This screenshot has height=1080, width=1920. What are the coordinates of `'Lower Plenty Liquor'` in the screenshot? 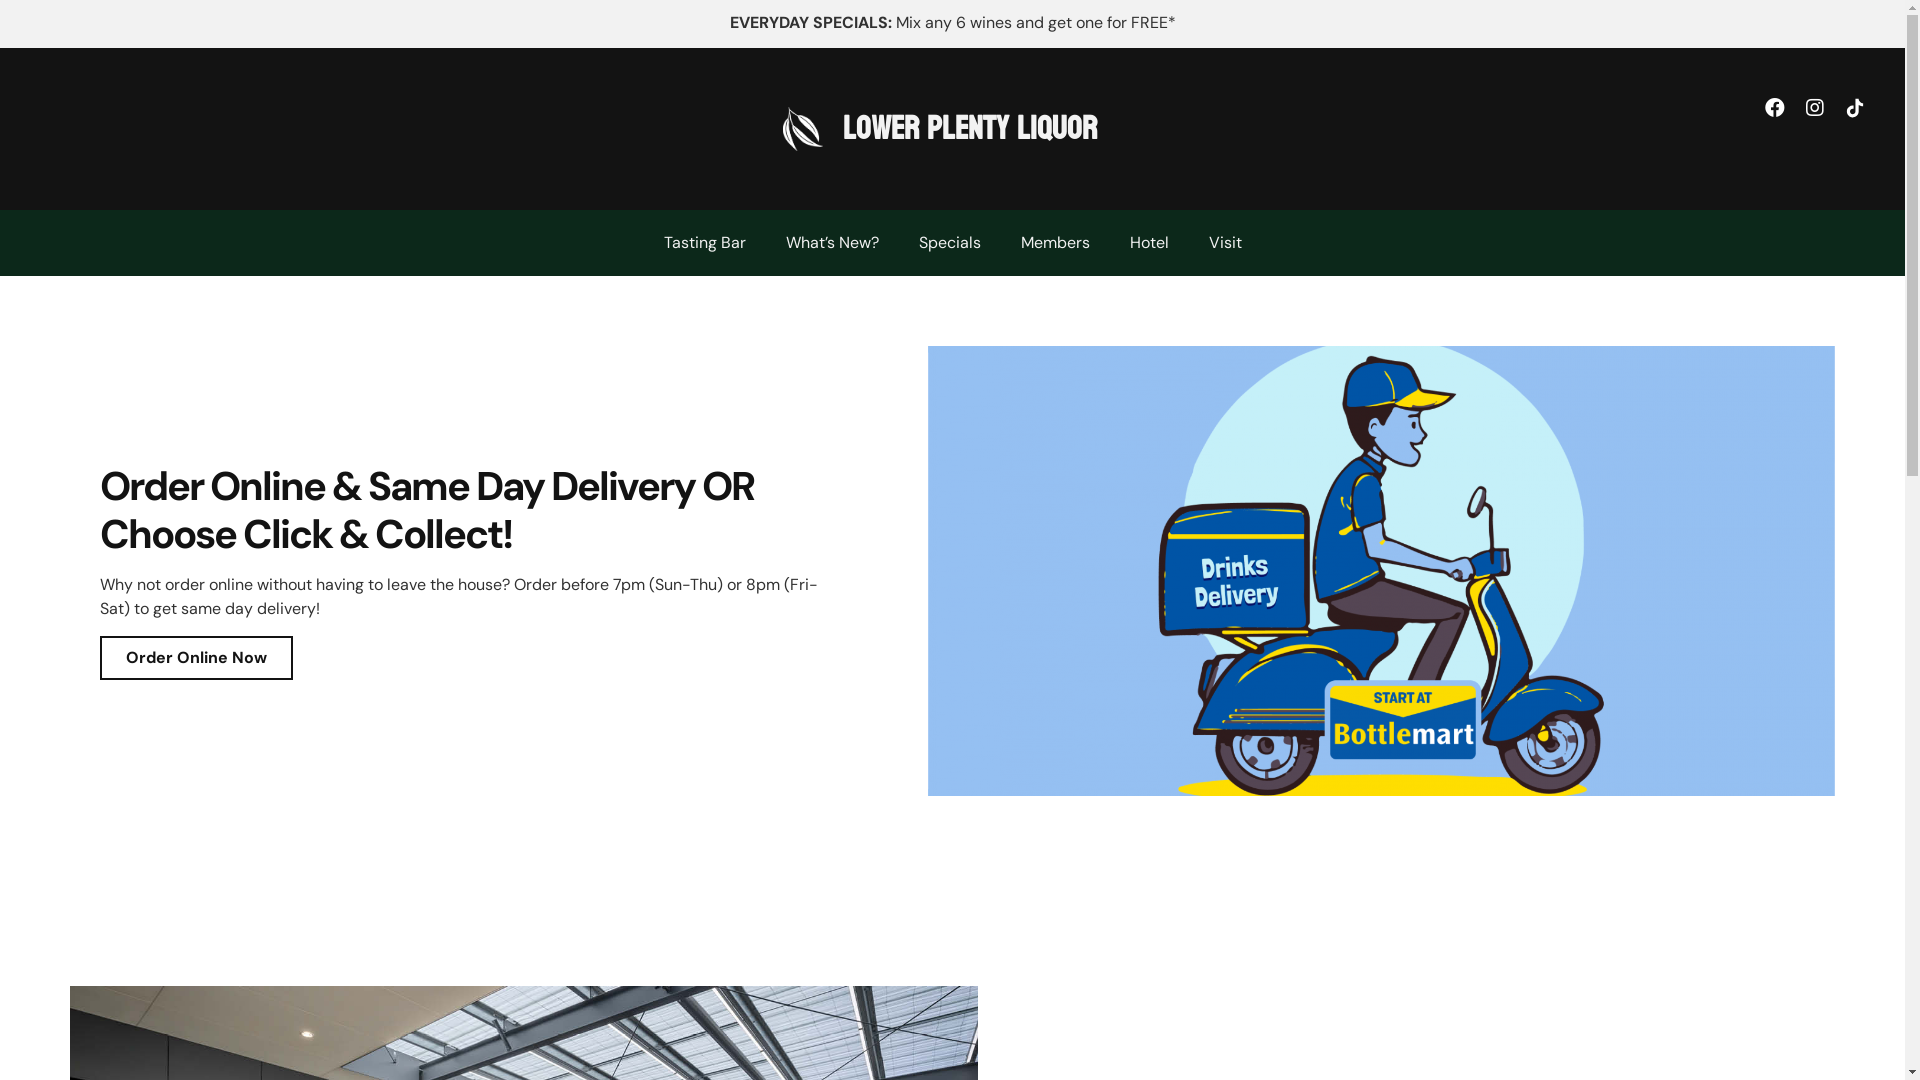 It's located at (969, 128).